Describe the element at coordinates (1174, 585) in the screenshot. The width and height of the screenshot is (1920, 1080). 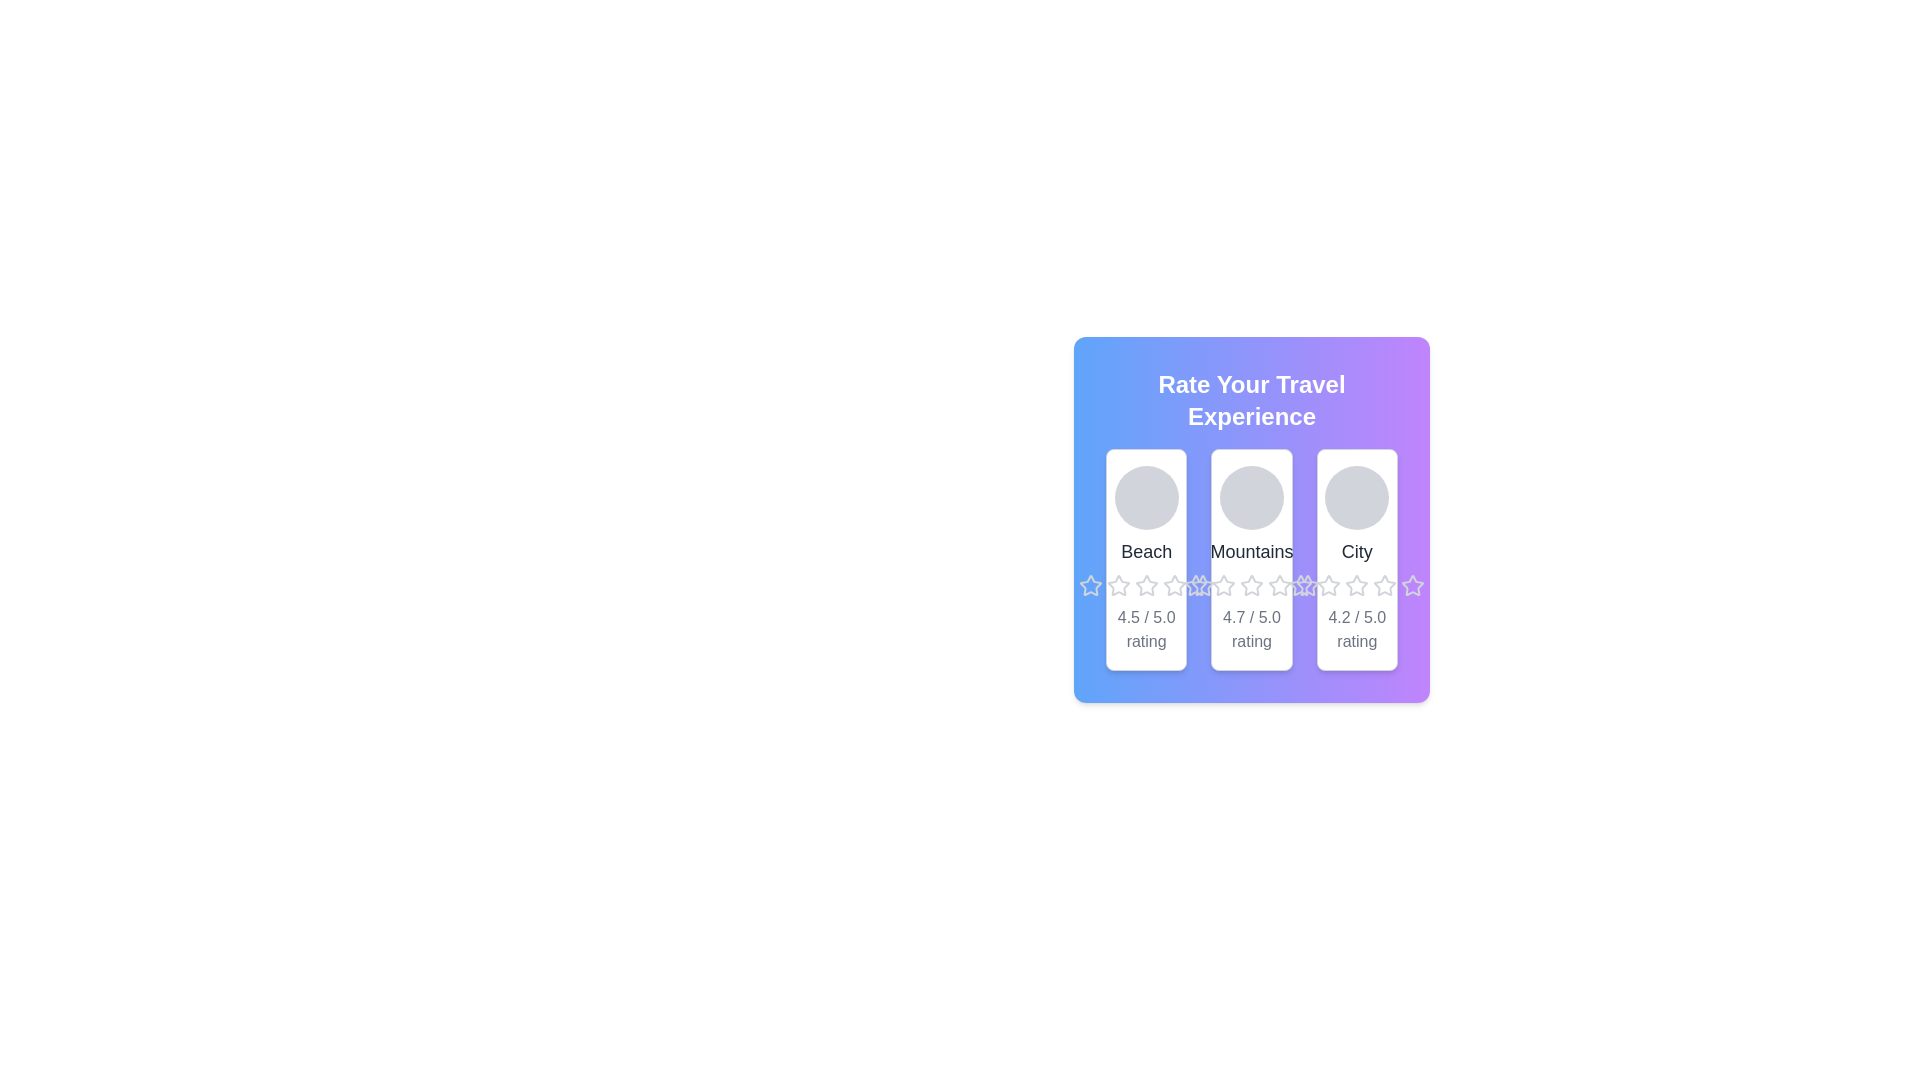
I see `the fifth star icon in the rating system for keyboard interaction` at that location.